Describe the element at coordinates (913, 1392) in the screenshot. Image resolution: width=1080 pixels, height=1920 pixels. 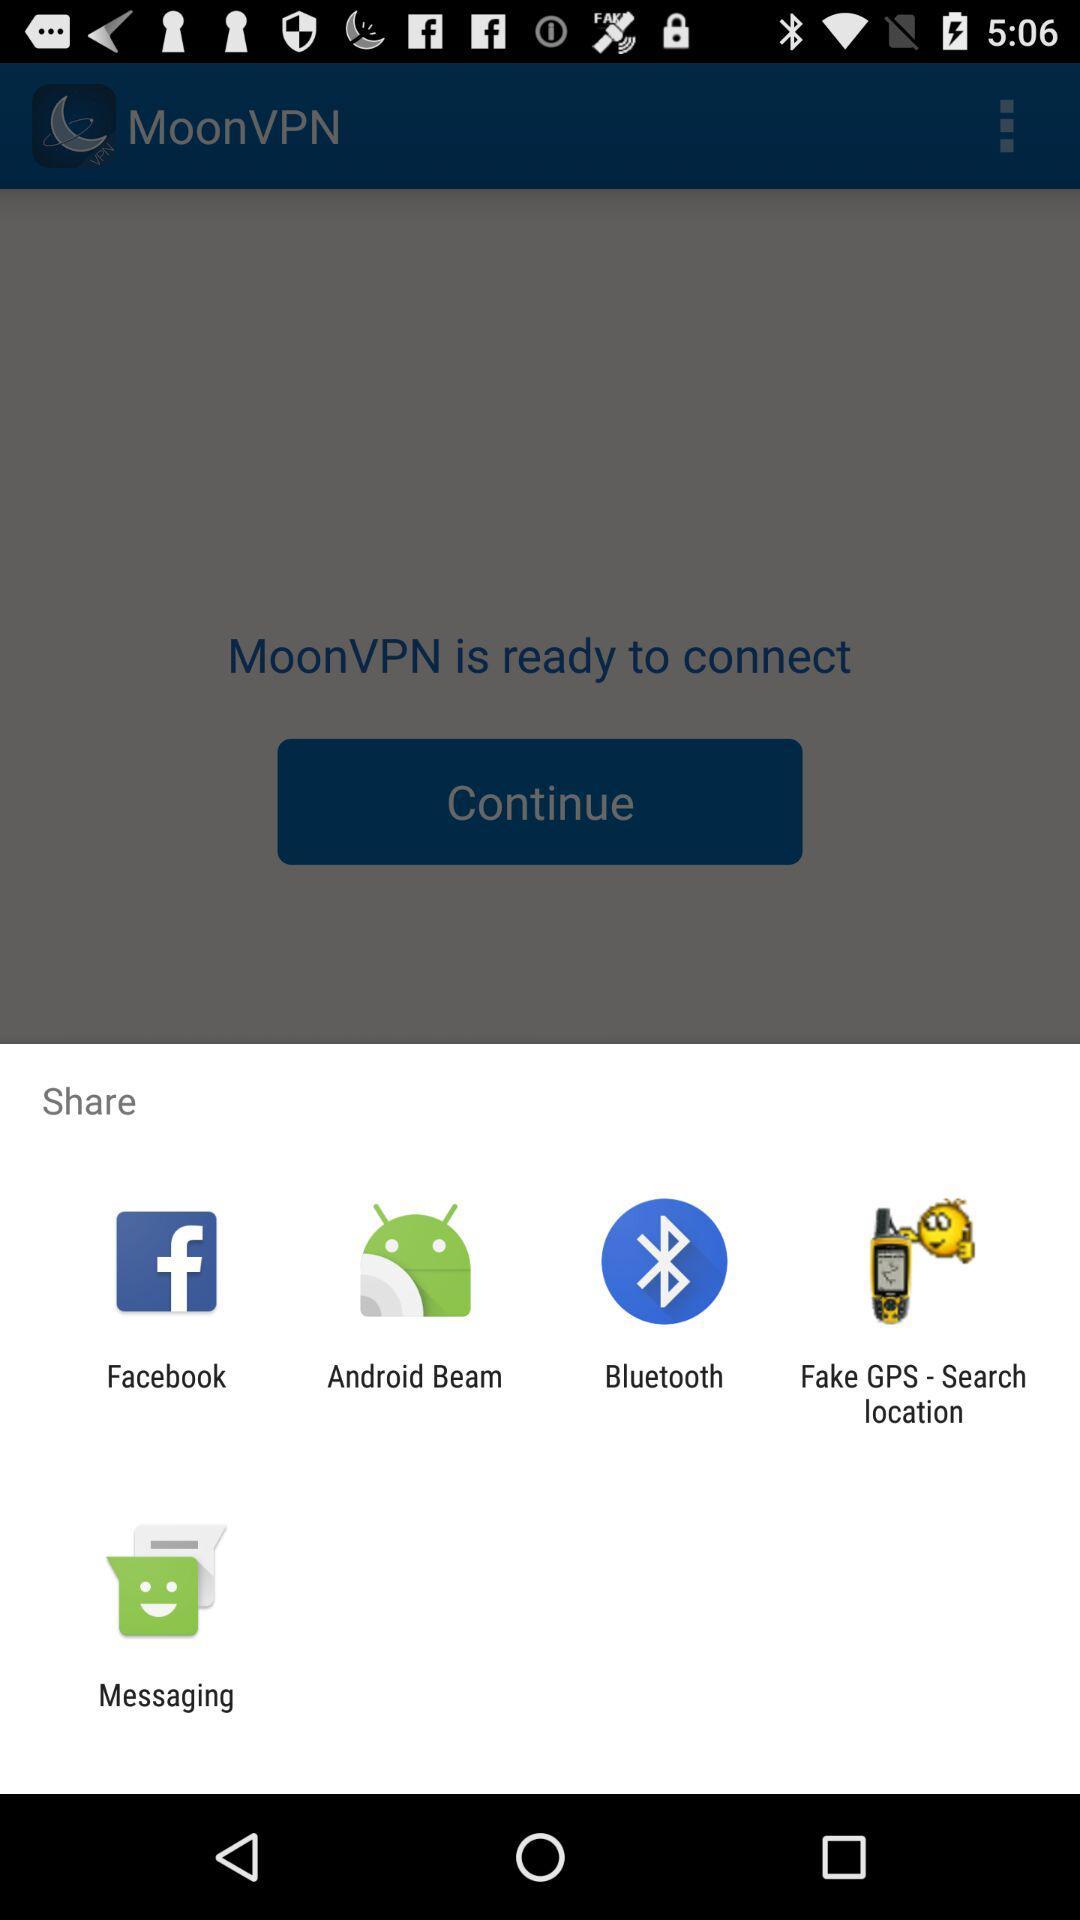
I see `the icon next to bluetooth` at that location.